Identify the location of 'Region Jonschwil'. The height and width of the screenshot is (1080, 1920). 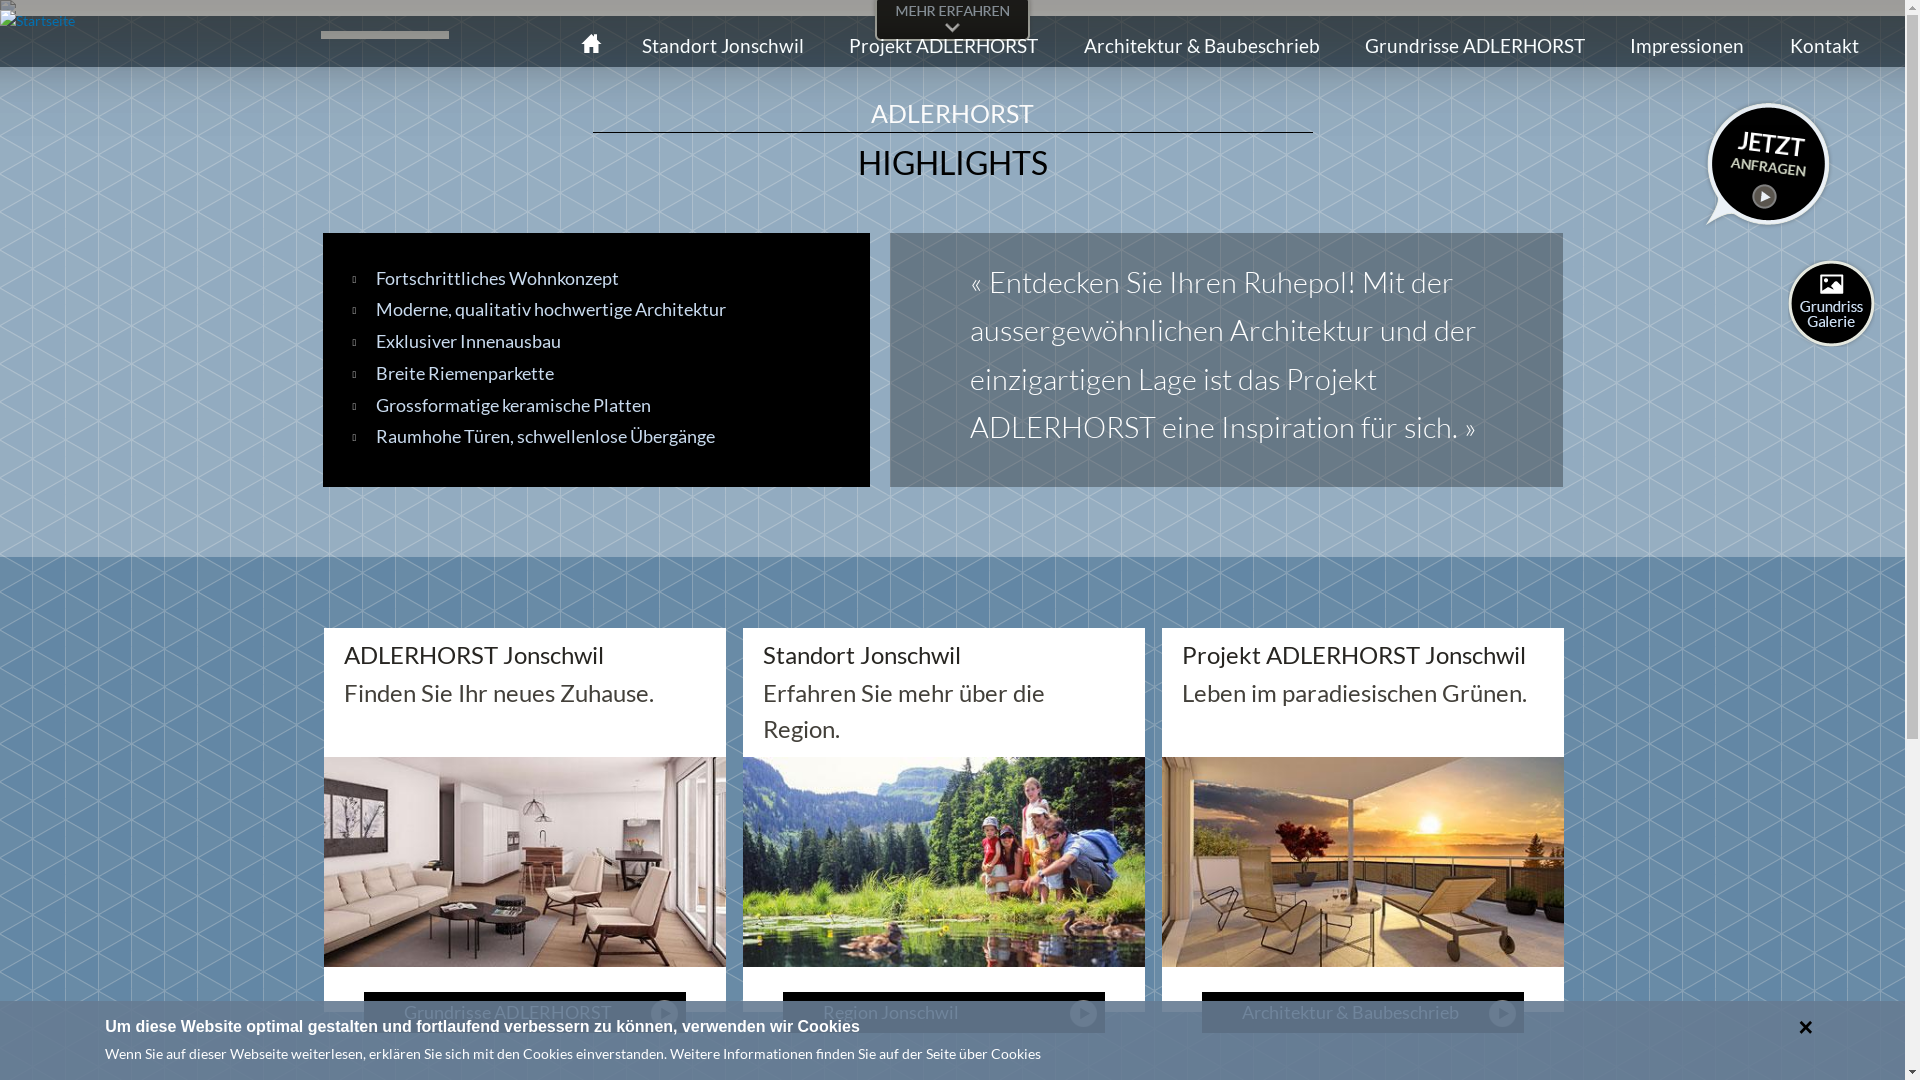
(781, 1012).